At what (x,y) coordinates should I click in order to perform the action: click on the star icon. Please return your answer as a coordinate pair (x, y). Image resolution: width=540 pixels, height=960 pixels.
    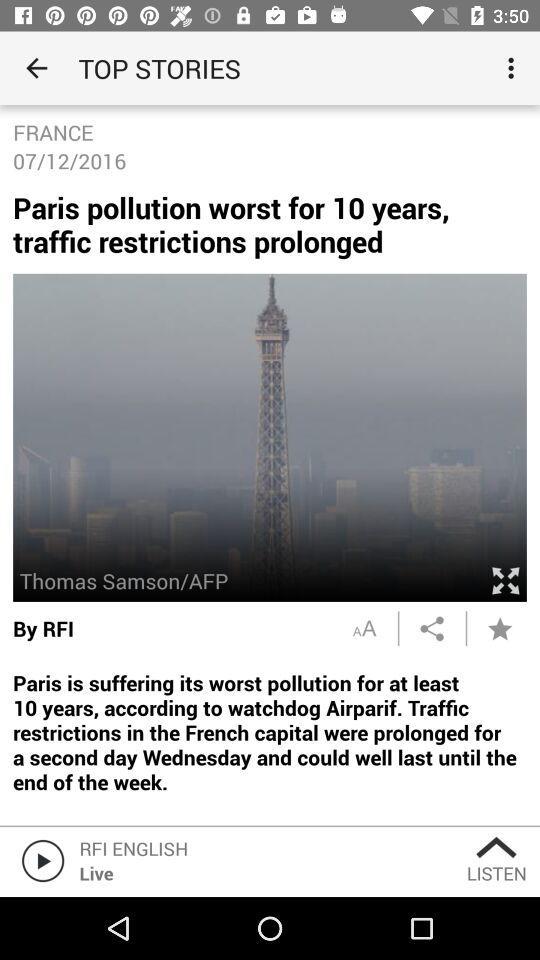
    Looking at the image, I should click on (499, 627).